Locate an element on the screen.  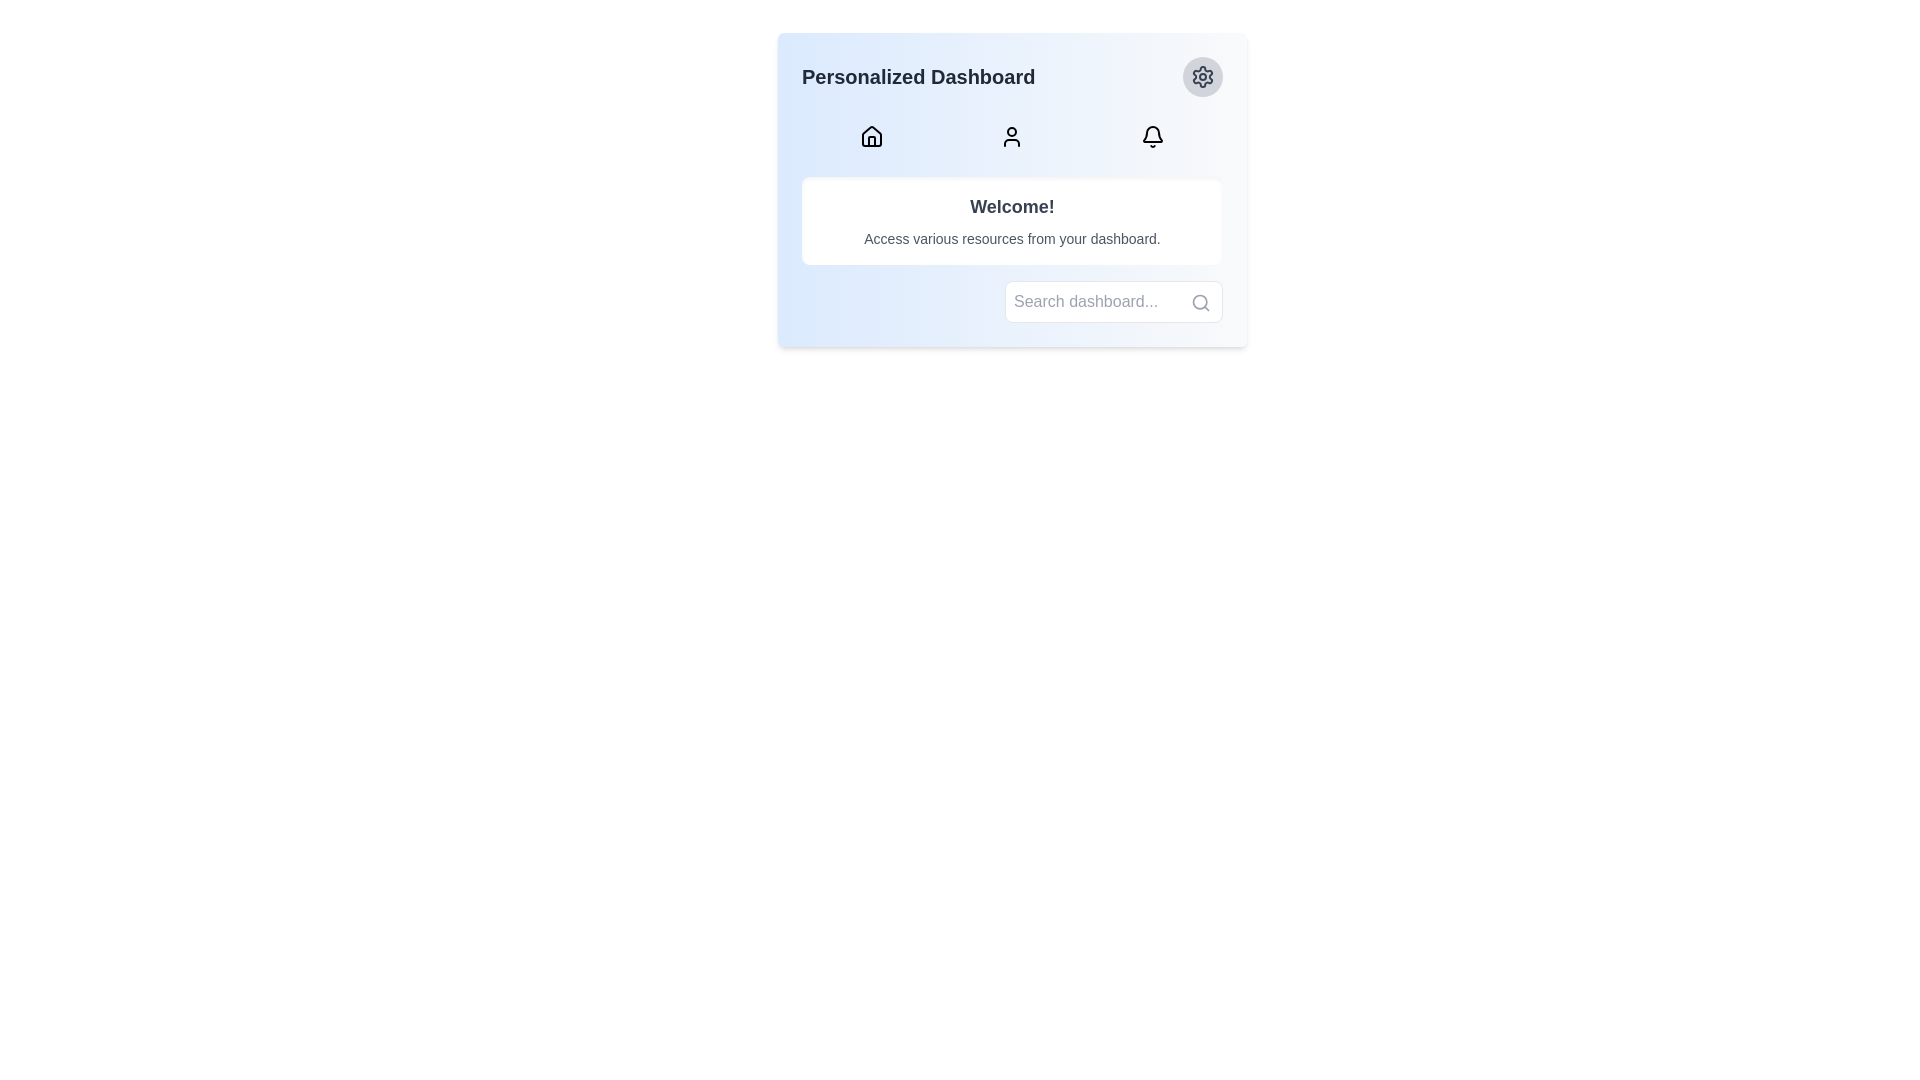
the search icon adjacent to the Search text input field to initiate the search functionality is located at coordinates (1112, 301).